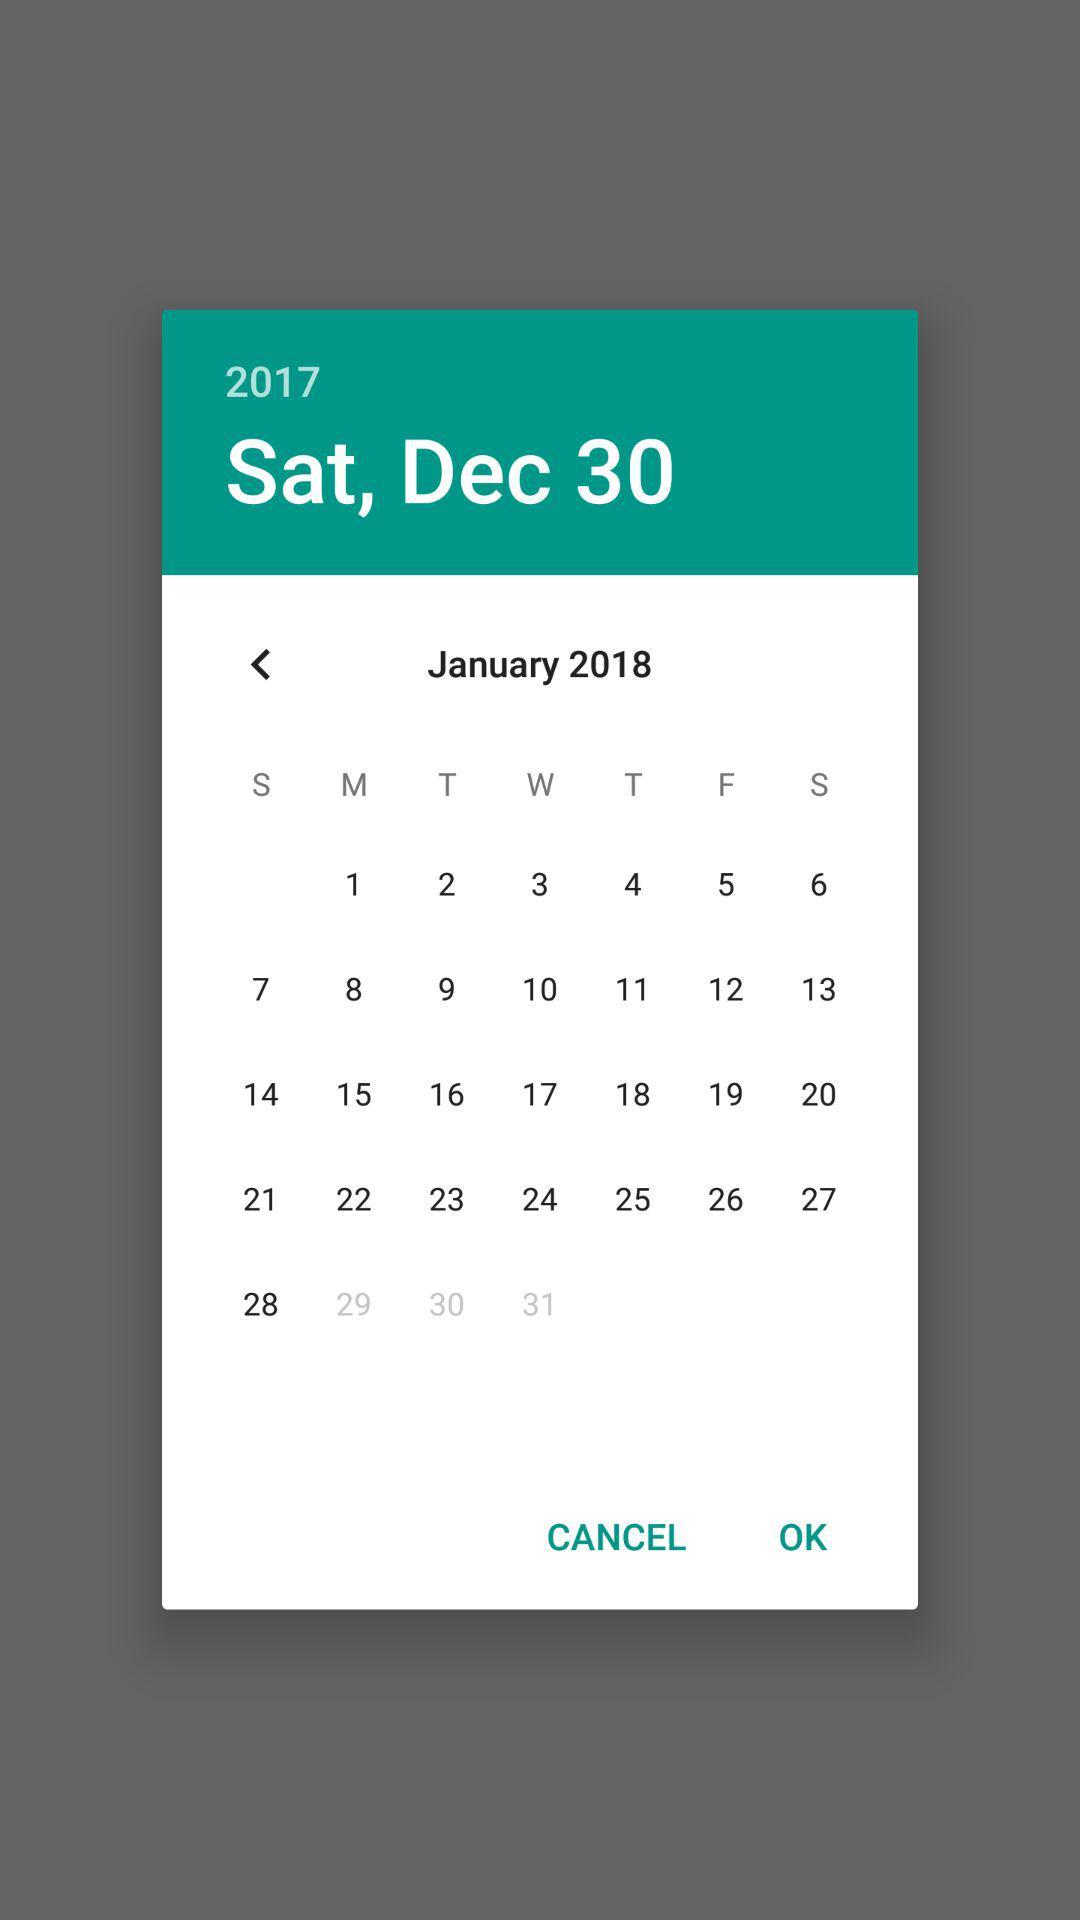 This screenshot has width=1080, height=1920. What do you see at coordinates (450, 467) in the screenshot?
I see `sat, dec 30 item` at bounding box center [450, 467].